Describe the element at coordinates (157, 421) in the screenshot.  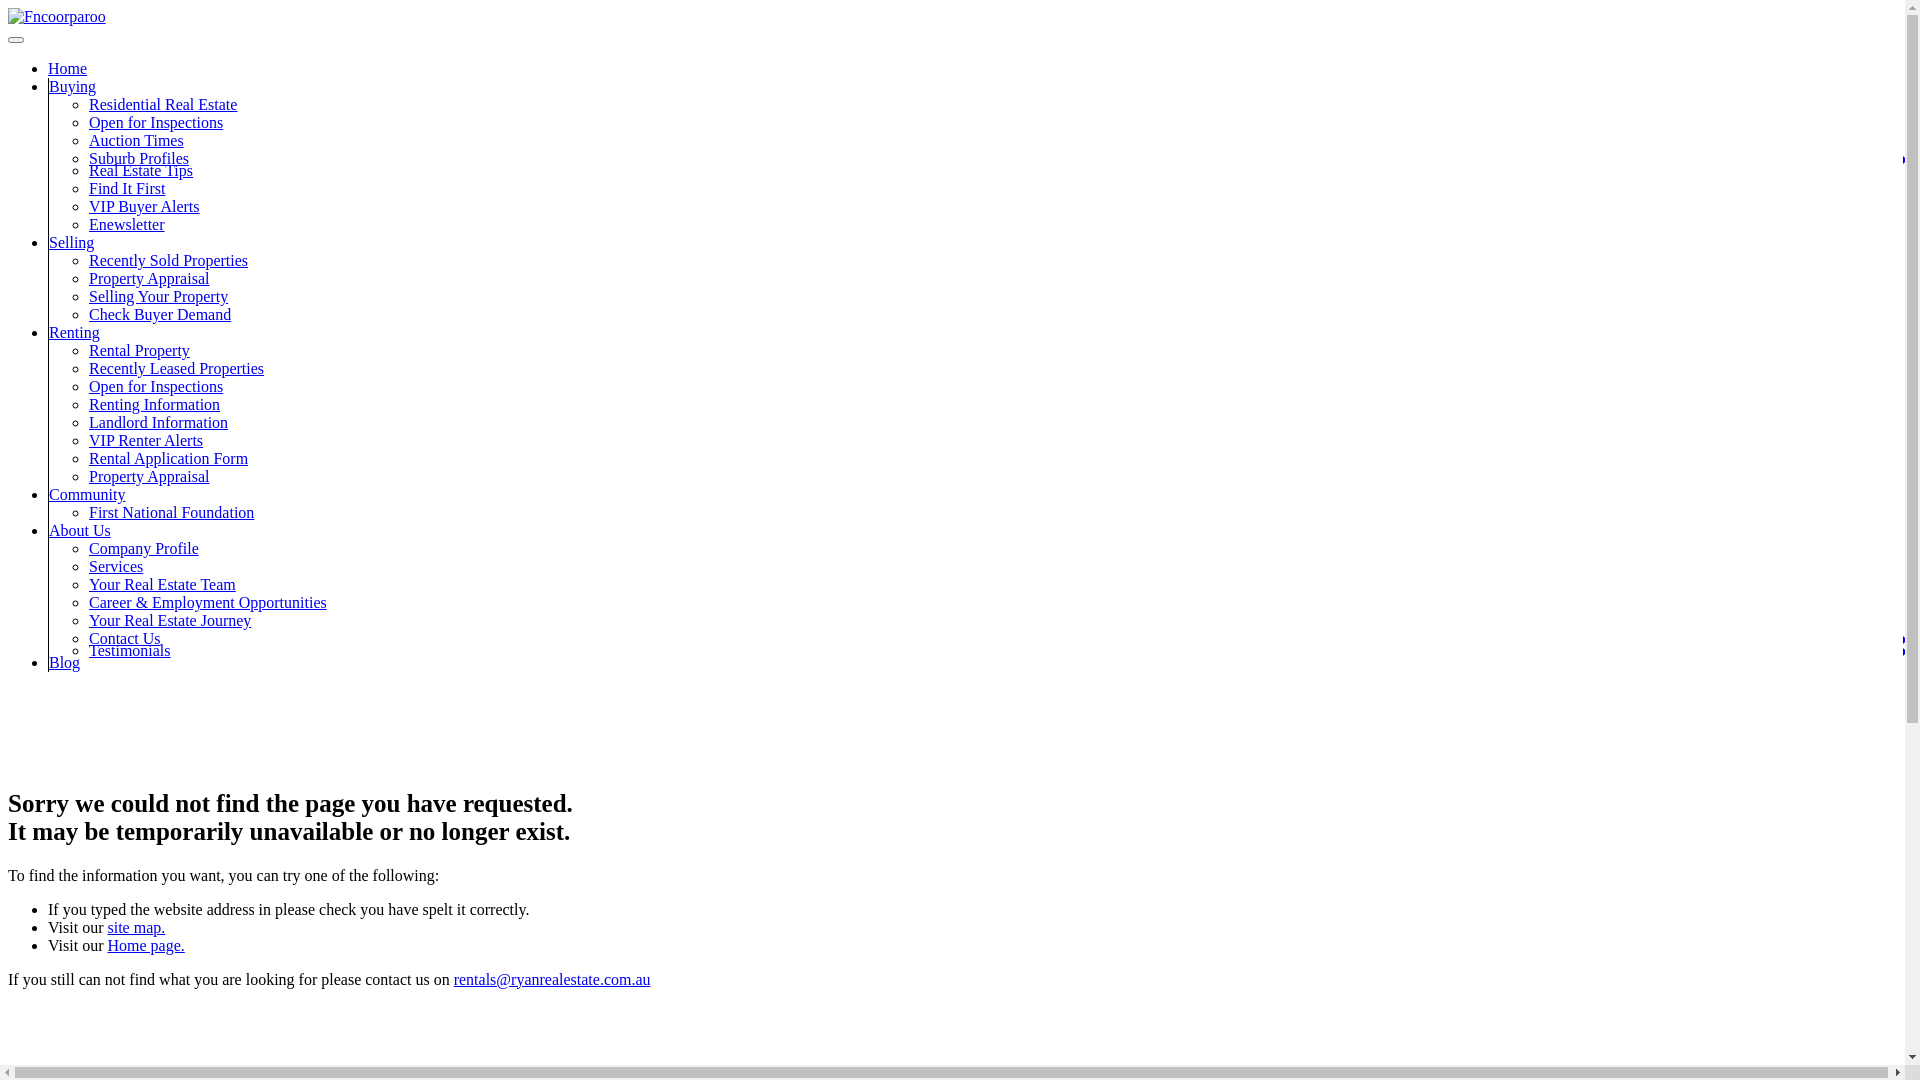
I see `'Landlord Information'` at that location.